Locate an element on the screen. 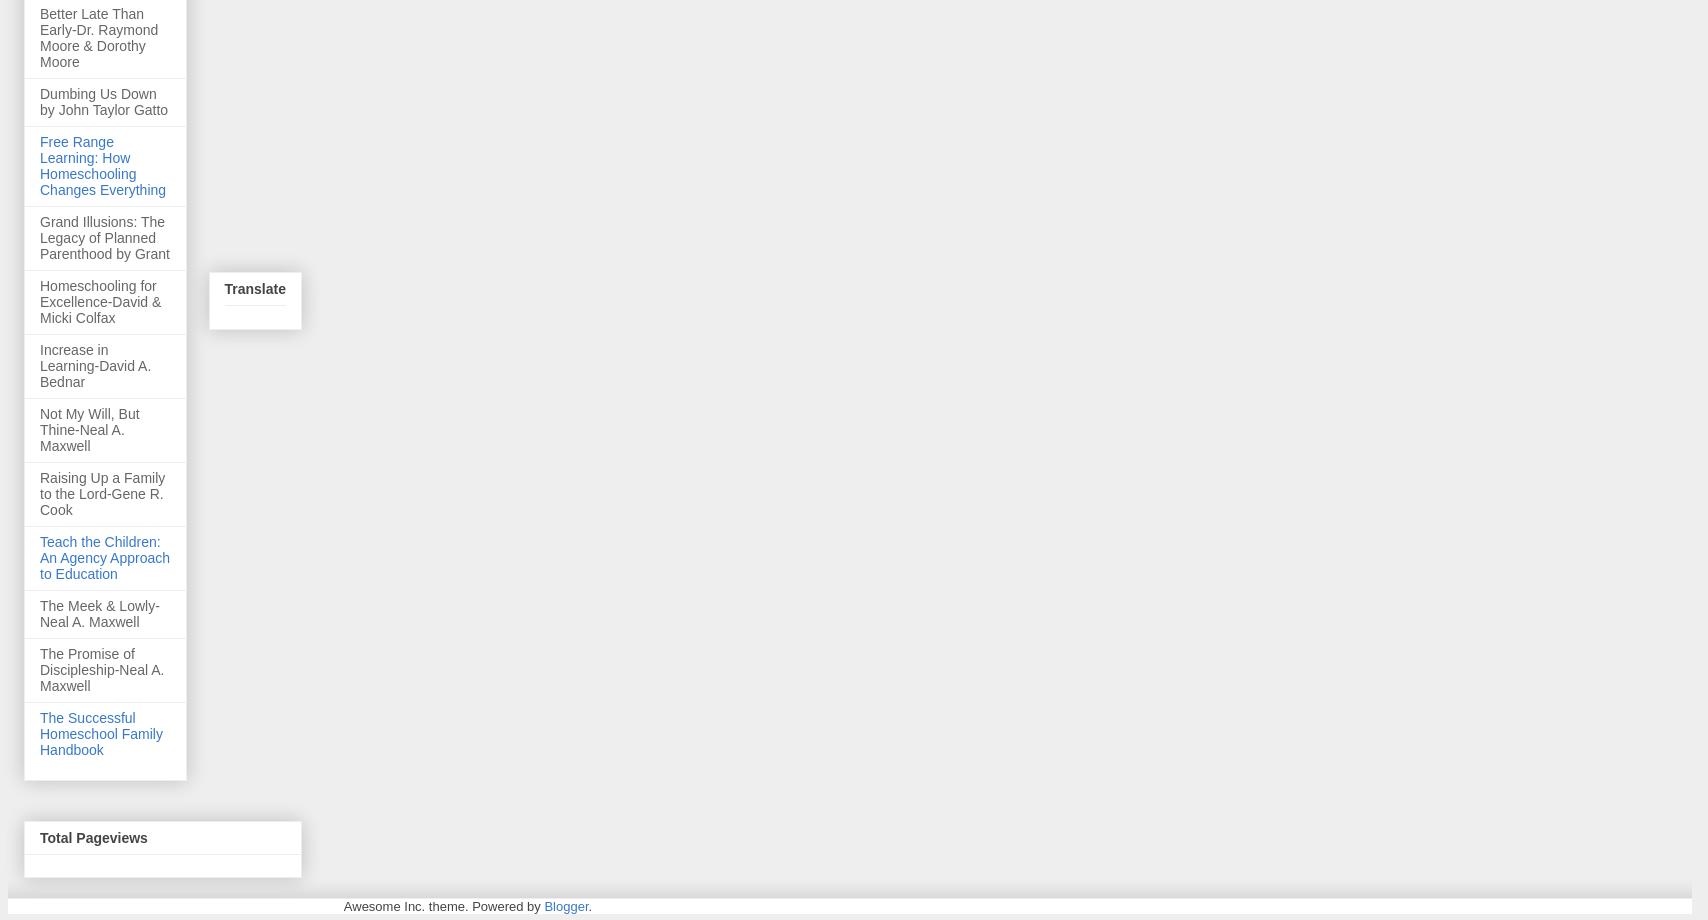  'Grand Illusions: The Legacy of Planned Parenthood by Grant' is located at coordinates (39, 236).